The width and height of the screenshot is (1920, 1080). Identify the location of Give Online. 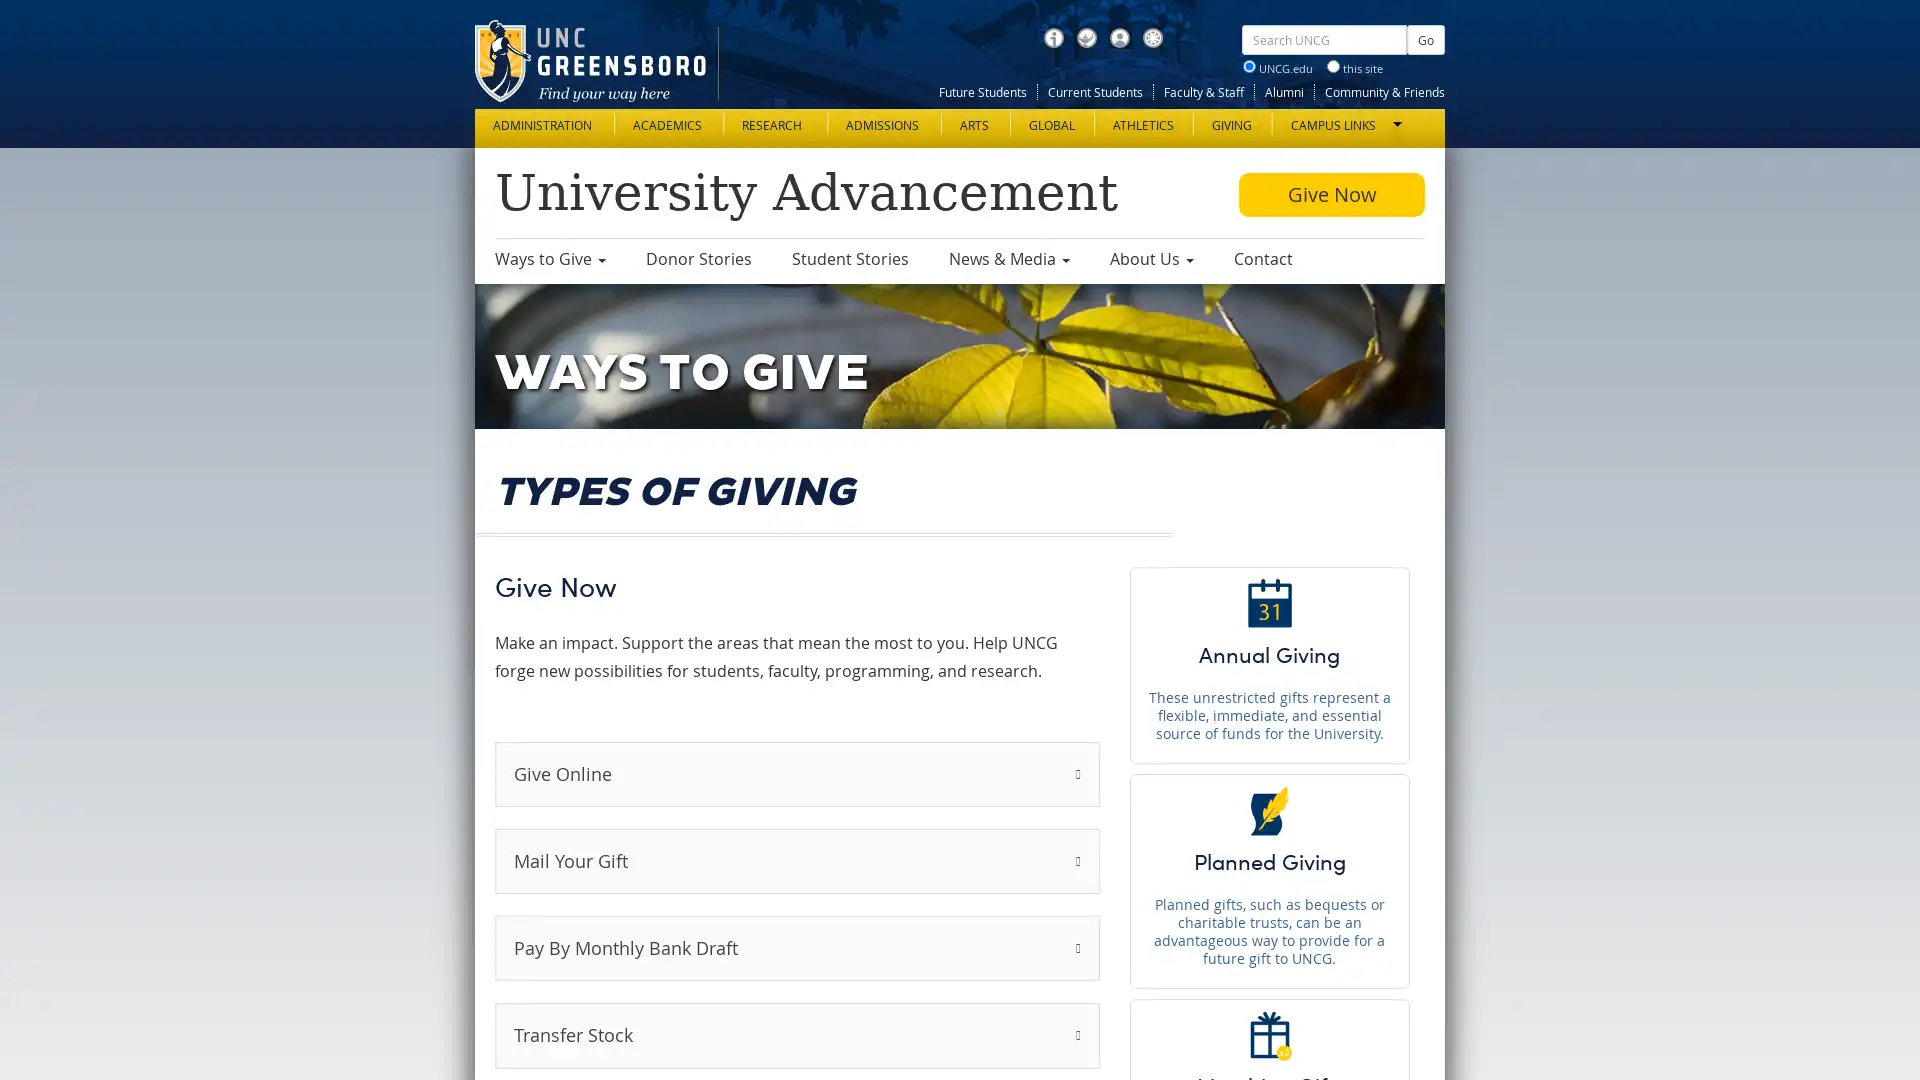
(795, 773).